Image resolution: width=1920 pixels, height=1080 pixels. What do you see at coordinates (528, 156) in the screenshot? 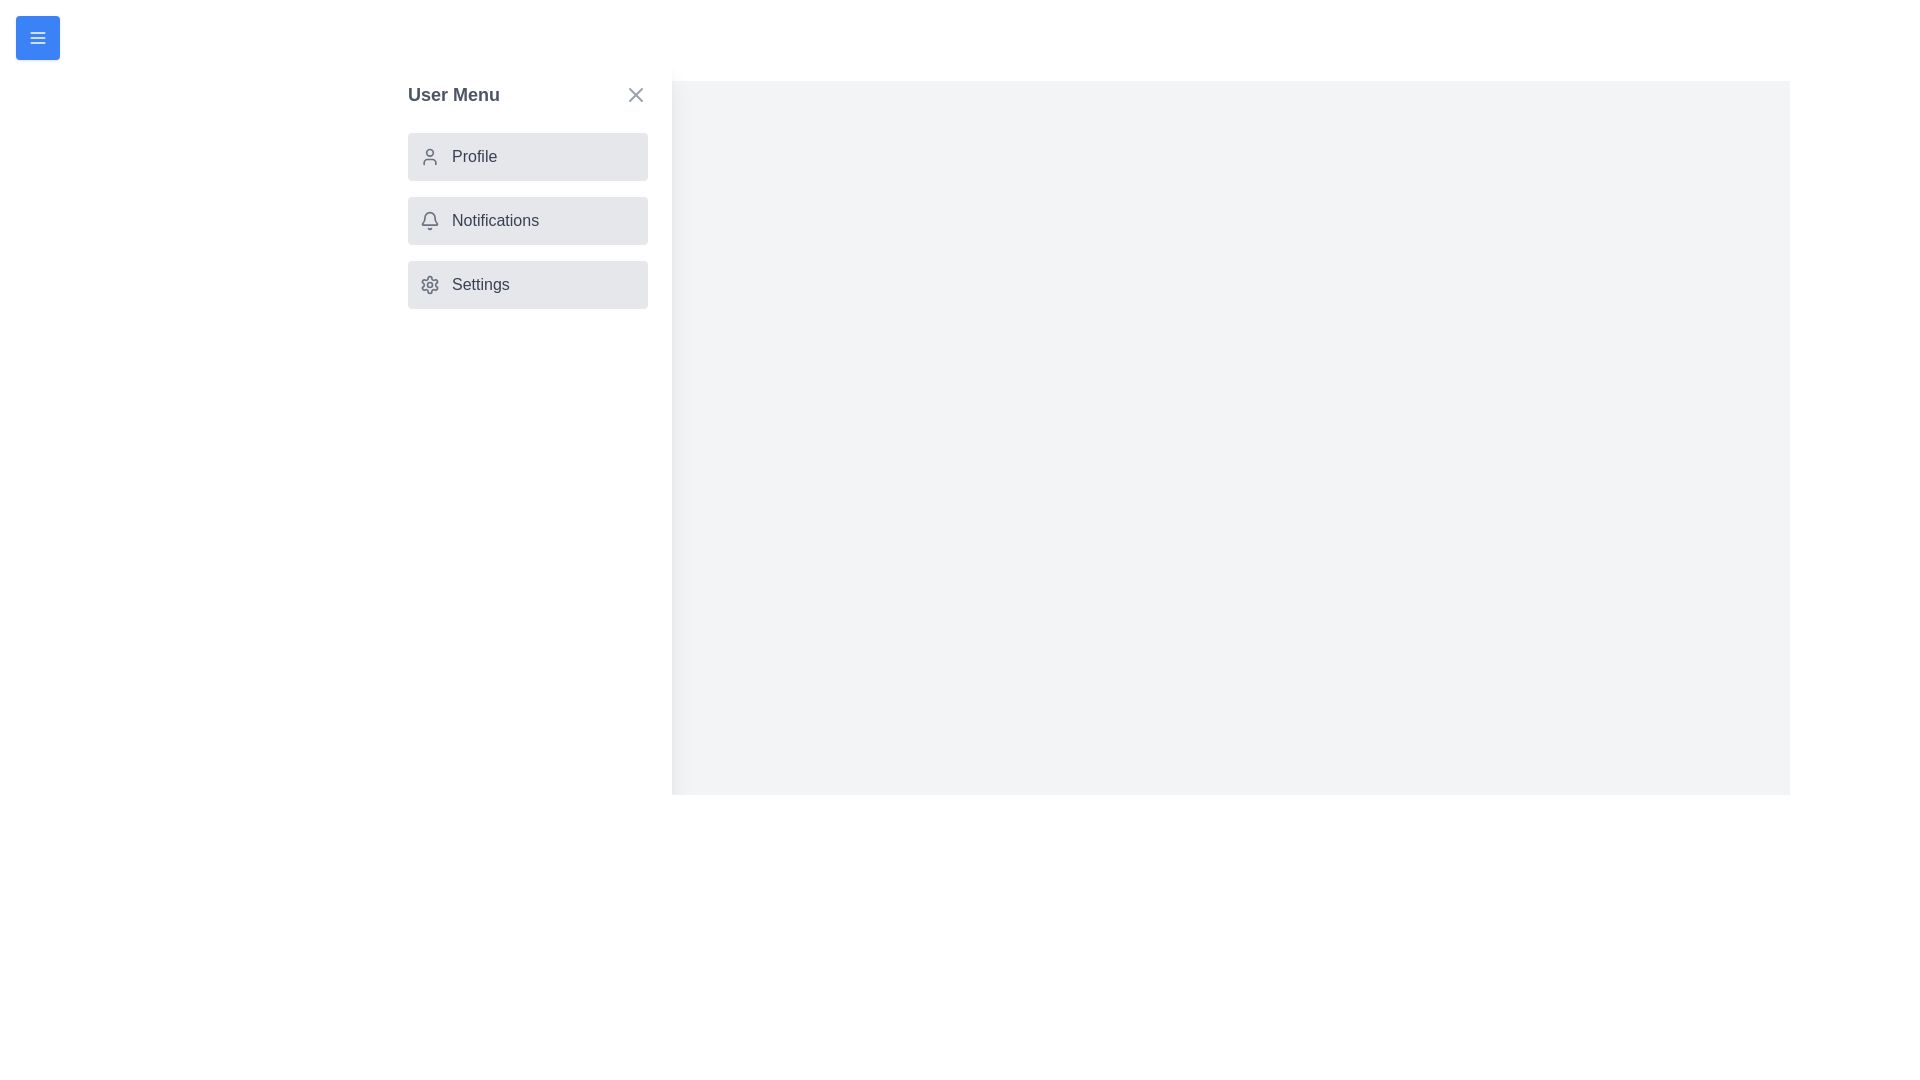
I see `the menu item Profile from the drawer` at bounding box center [528, 156].